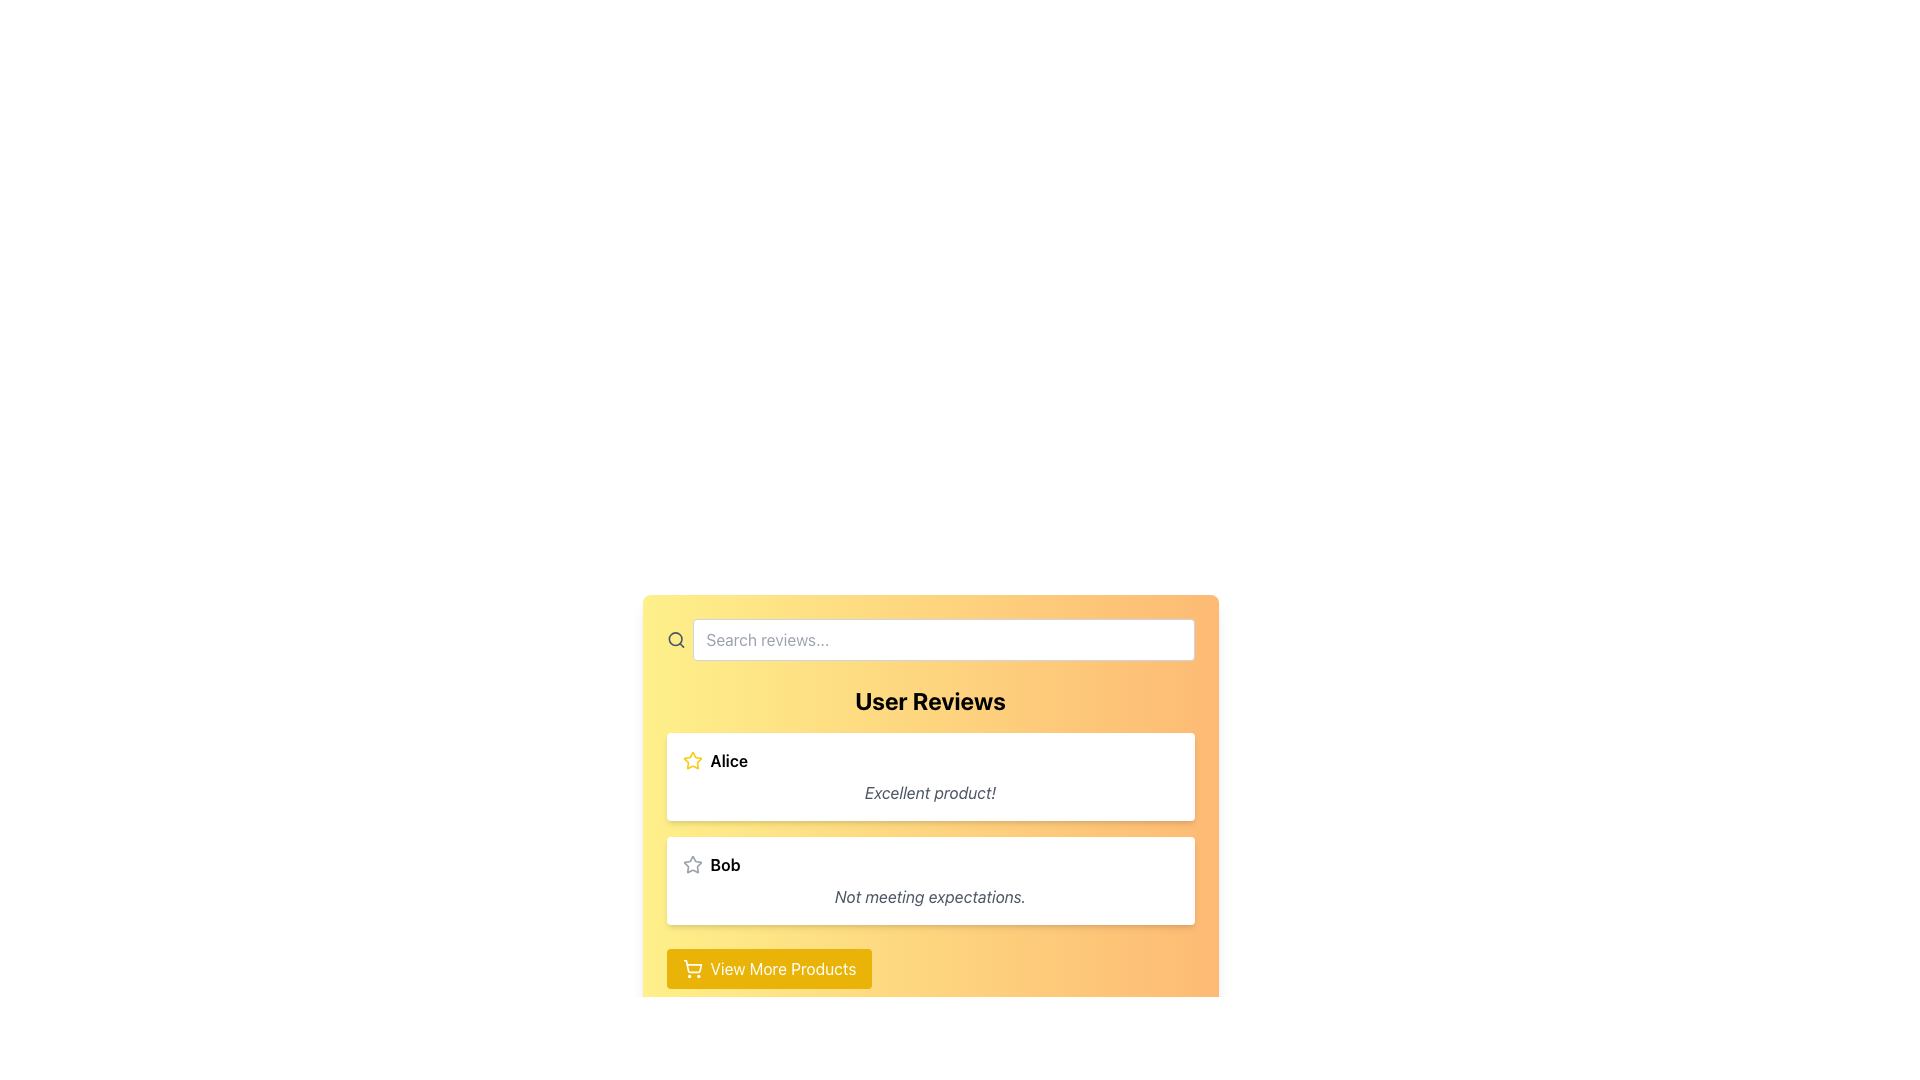 This screenshot has height=1080, width=1920. What do you see at coordinates (768, 967) in the screenshot?
I see `the navigation button located at the bottom of the user reviews section` at bounding box center [768, 967].